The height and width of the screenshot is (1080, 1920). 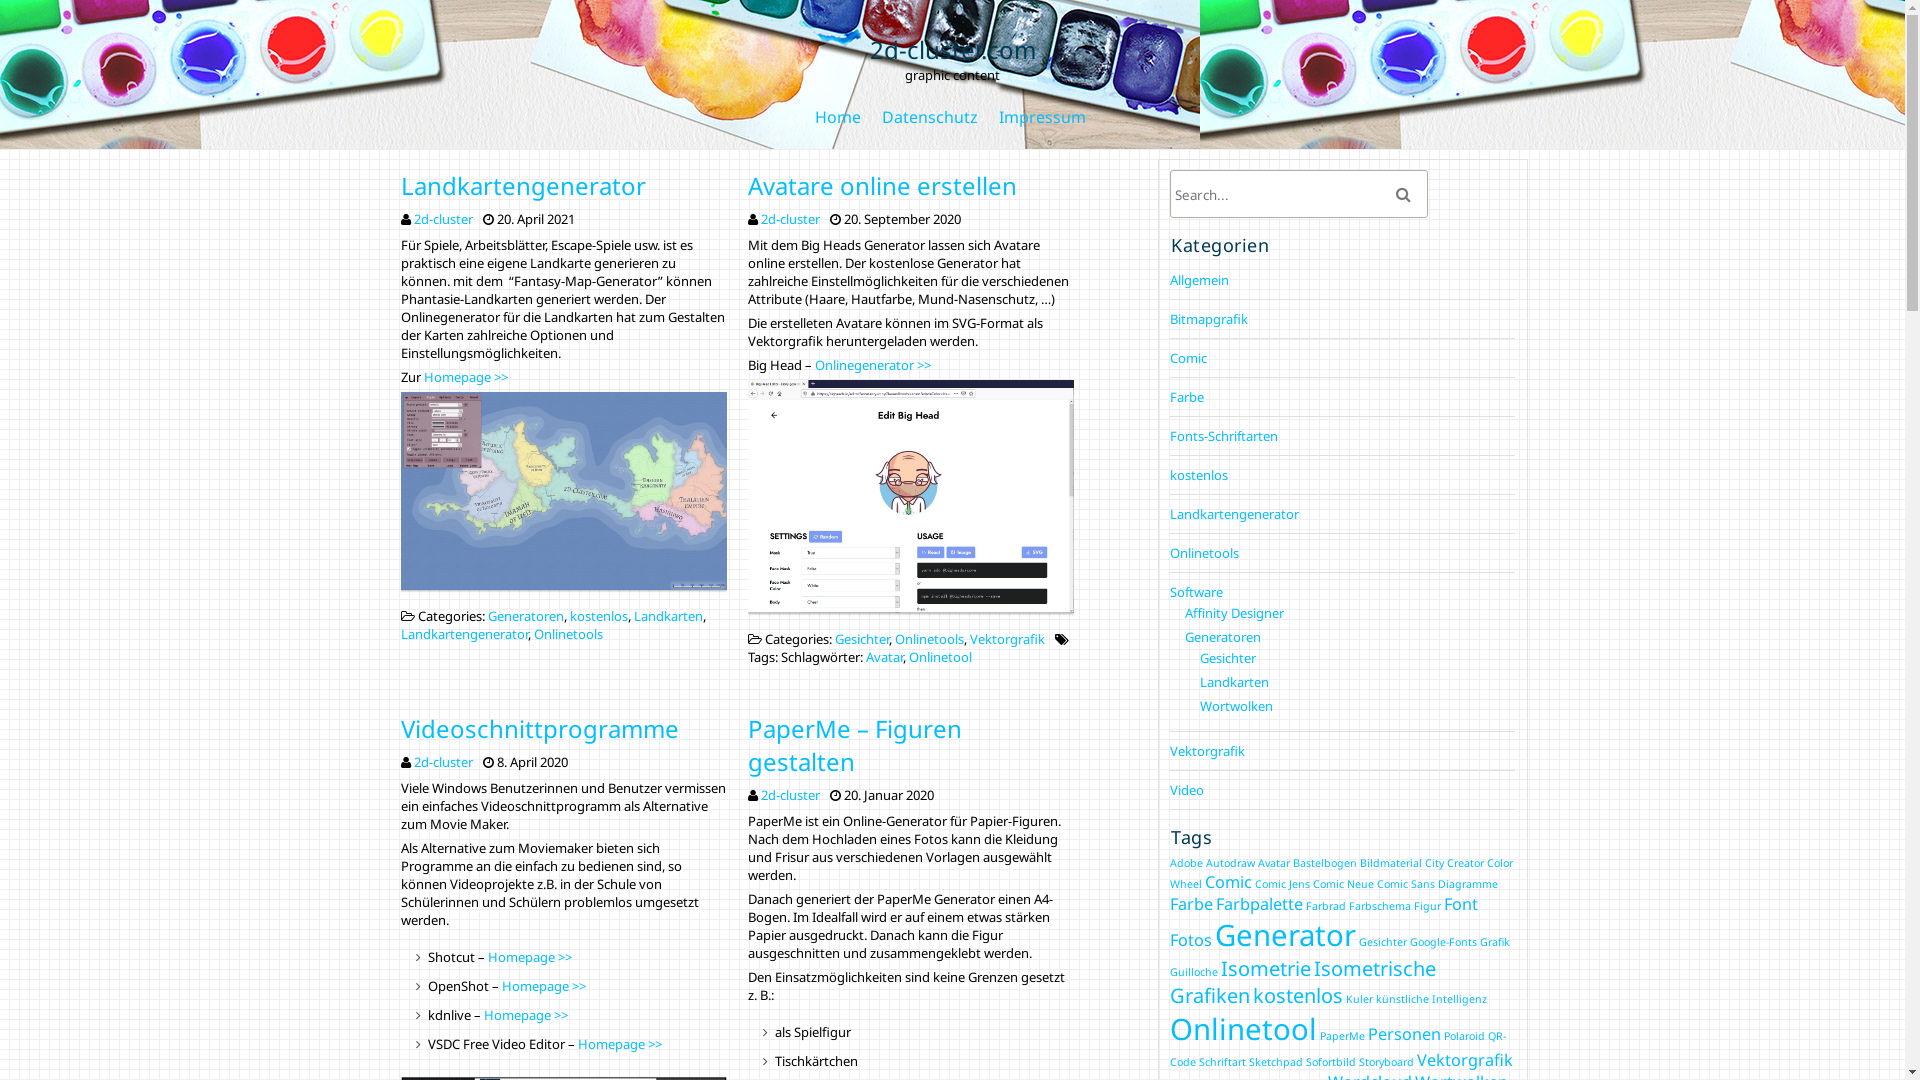 I want to click on '2d-cluster', so click(x=442, y=219).